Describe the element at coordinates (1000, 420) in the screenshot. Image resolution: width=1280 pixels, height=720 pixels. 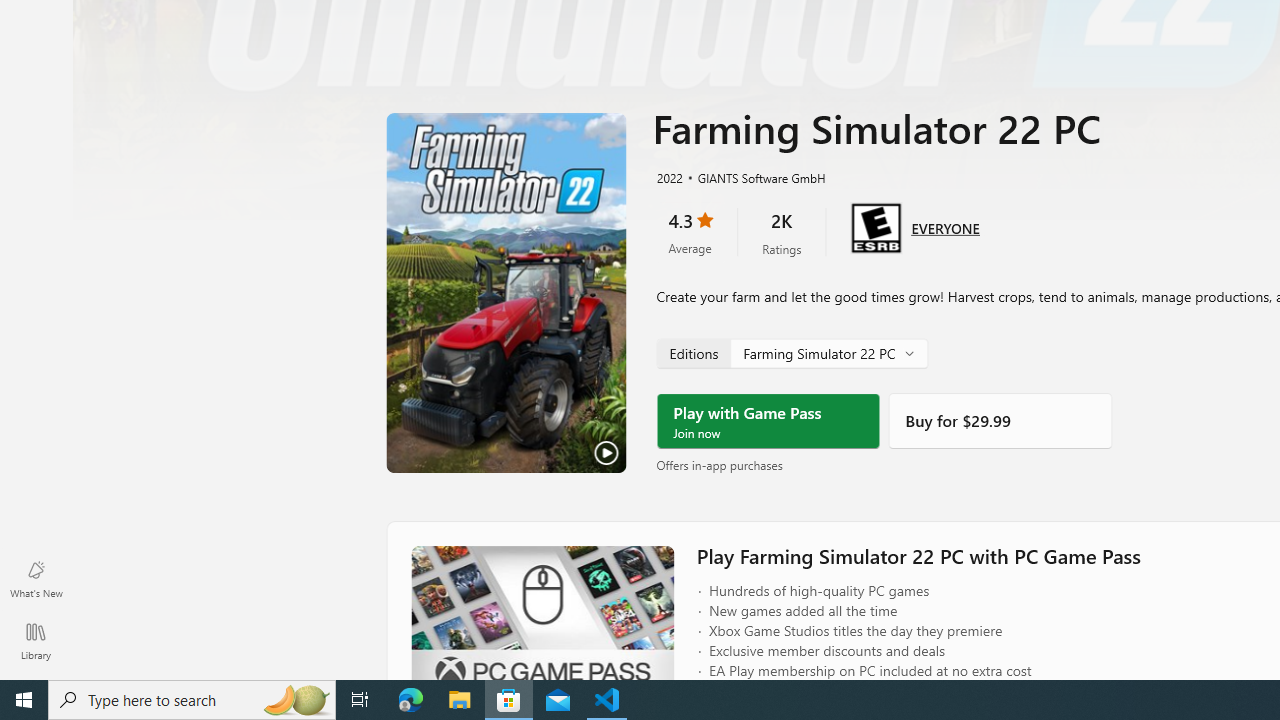
I see `'Buy'` at that location.